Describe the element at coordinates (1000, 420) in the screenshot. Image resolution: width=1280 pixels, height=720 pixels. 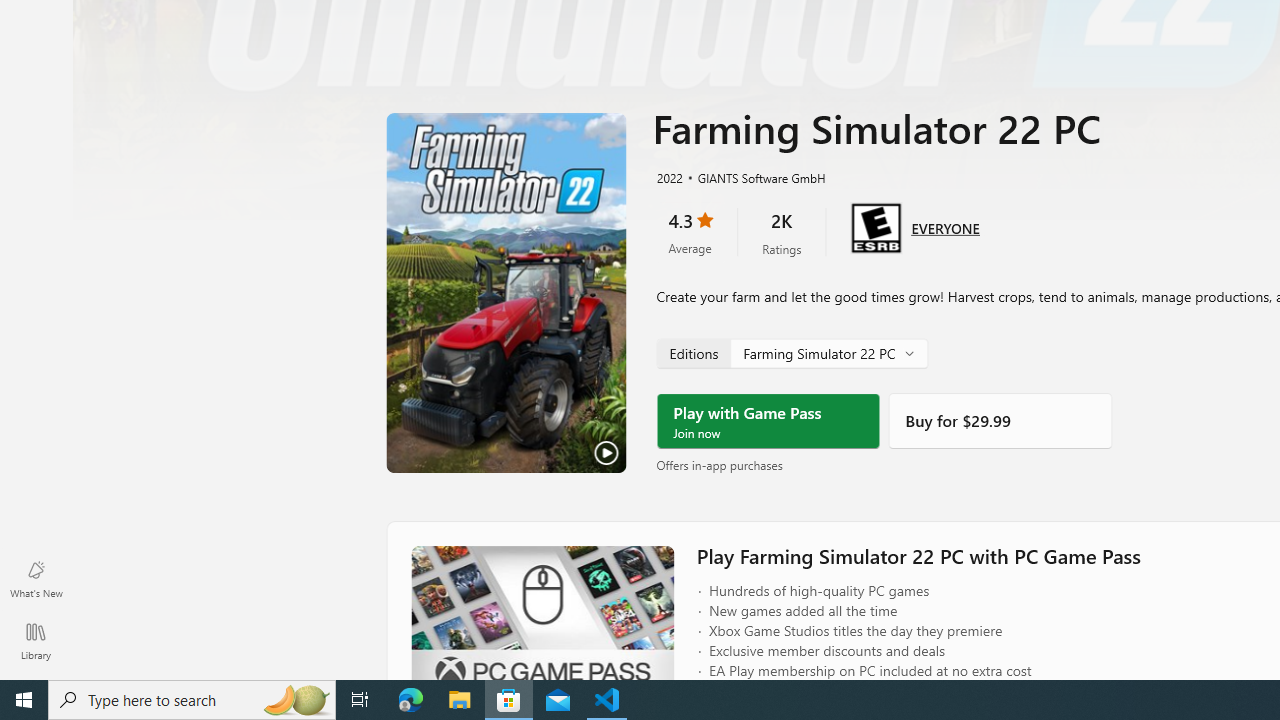
I see `'Buy'` at that location.